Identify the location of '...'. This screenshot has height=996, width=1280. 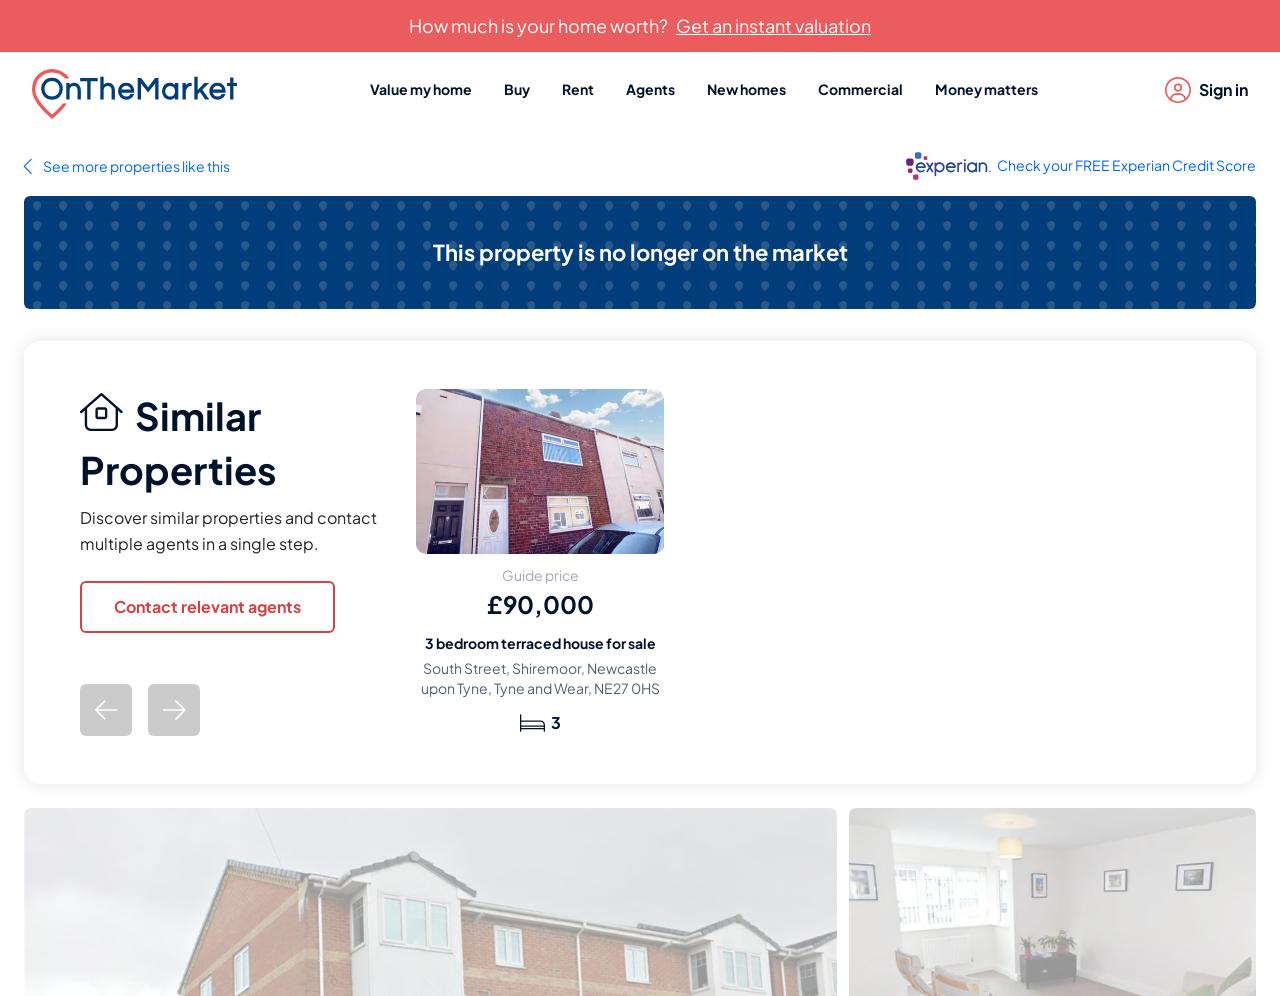
(7, 13).